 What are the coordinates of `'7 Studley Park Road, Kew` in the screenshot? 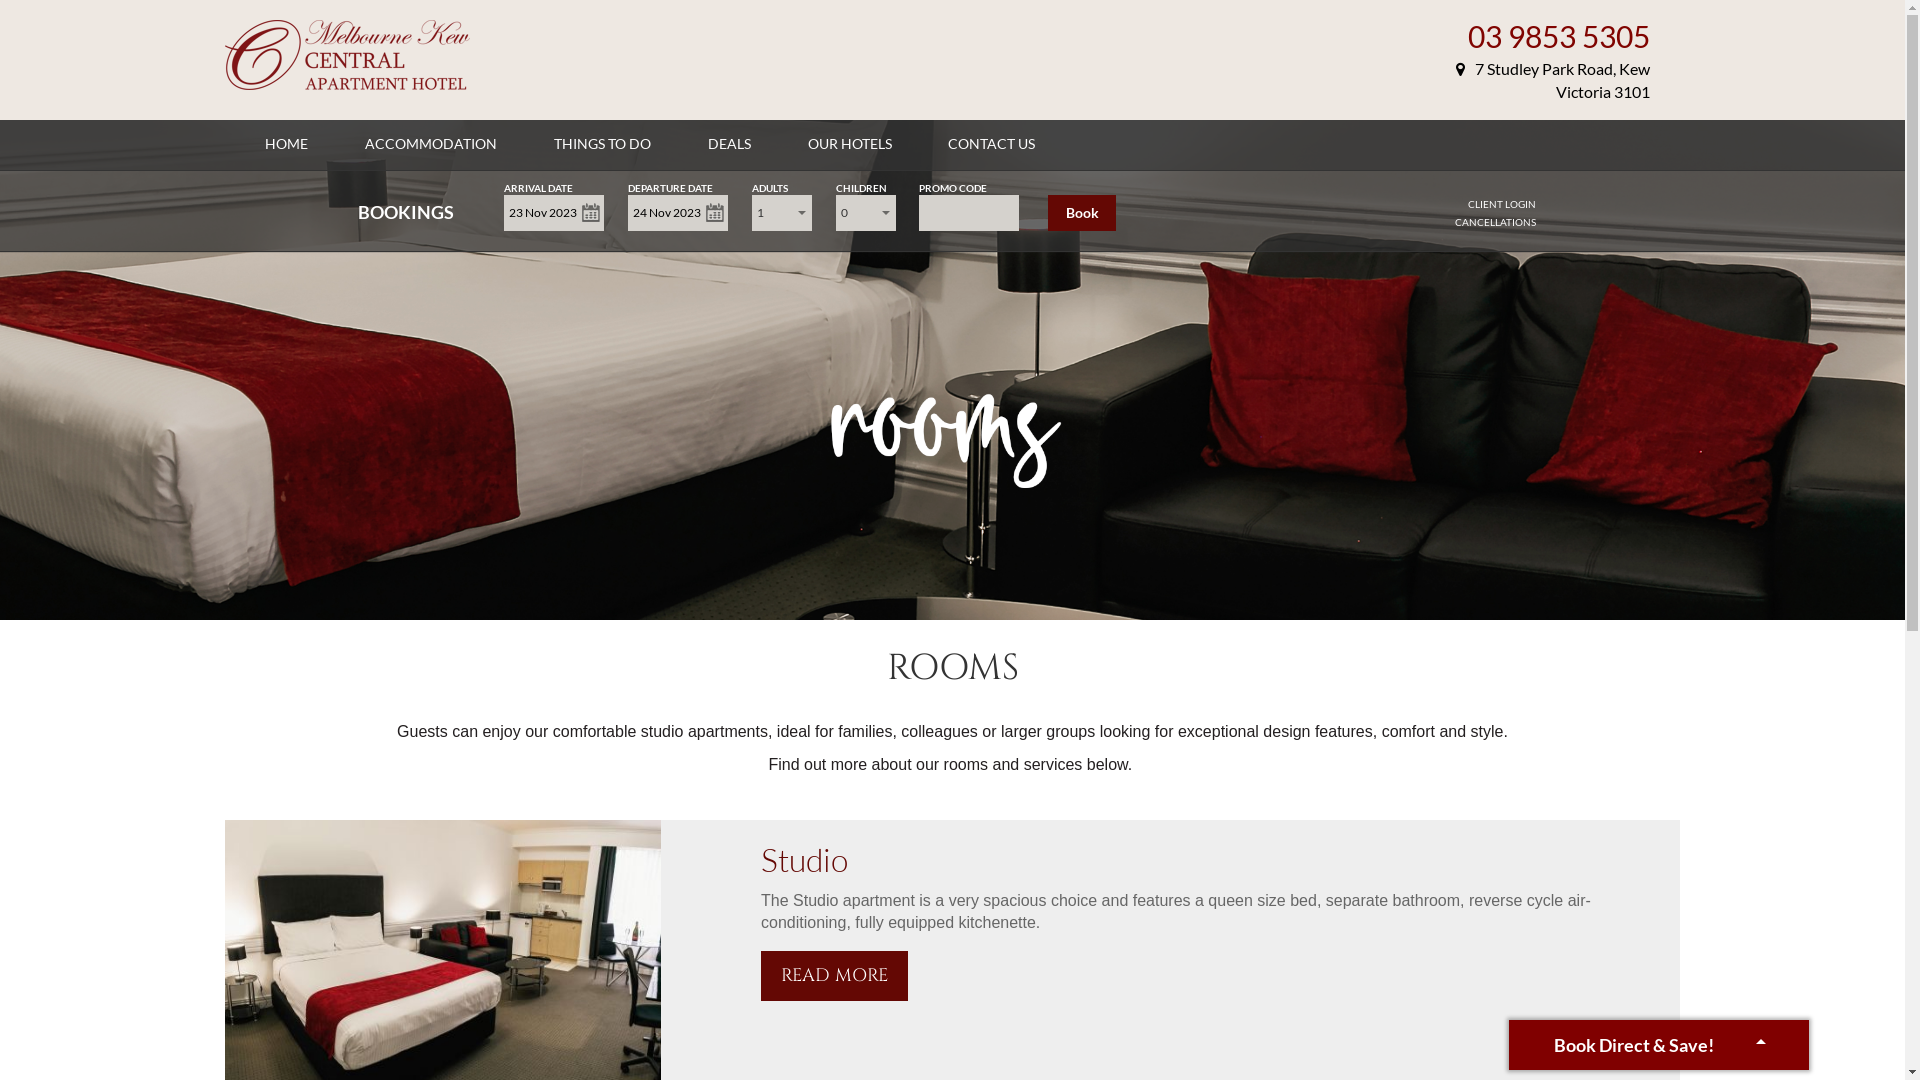 It's located at (1455, 79).